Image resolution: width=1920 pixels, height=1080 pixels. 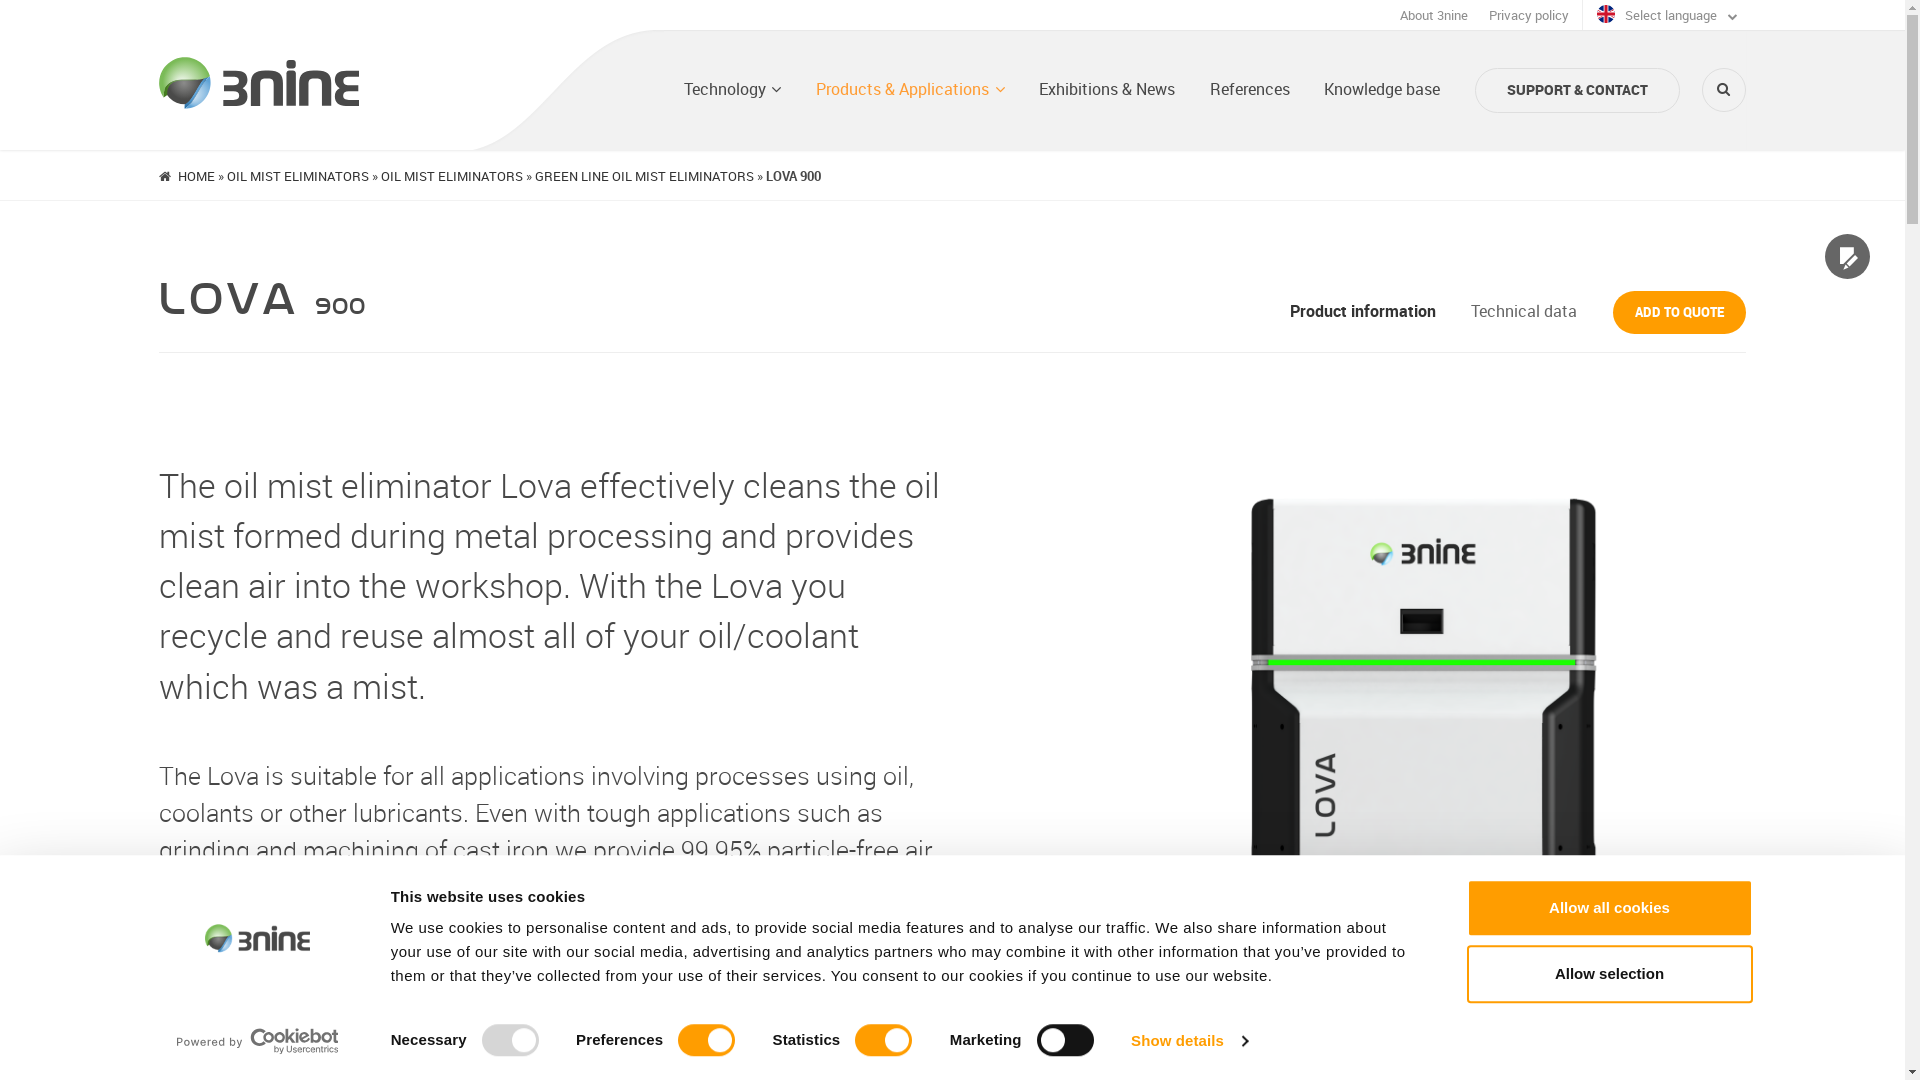 I want to click on 'Knowledge base', so click(x=1324, y=88).